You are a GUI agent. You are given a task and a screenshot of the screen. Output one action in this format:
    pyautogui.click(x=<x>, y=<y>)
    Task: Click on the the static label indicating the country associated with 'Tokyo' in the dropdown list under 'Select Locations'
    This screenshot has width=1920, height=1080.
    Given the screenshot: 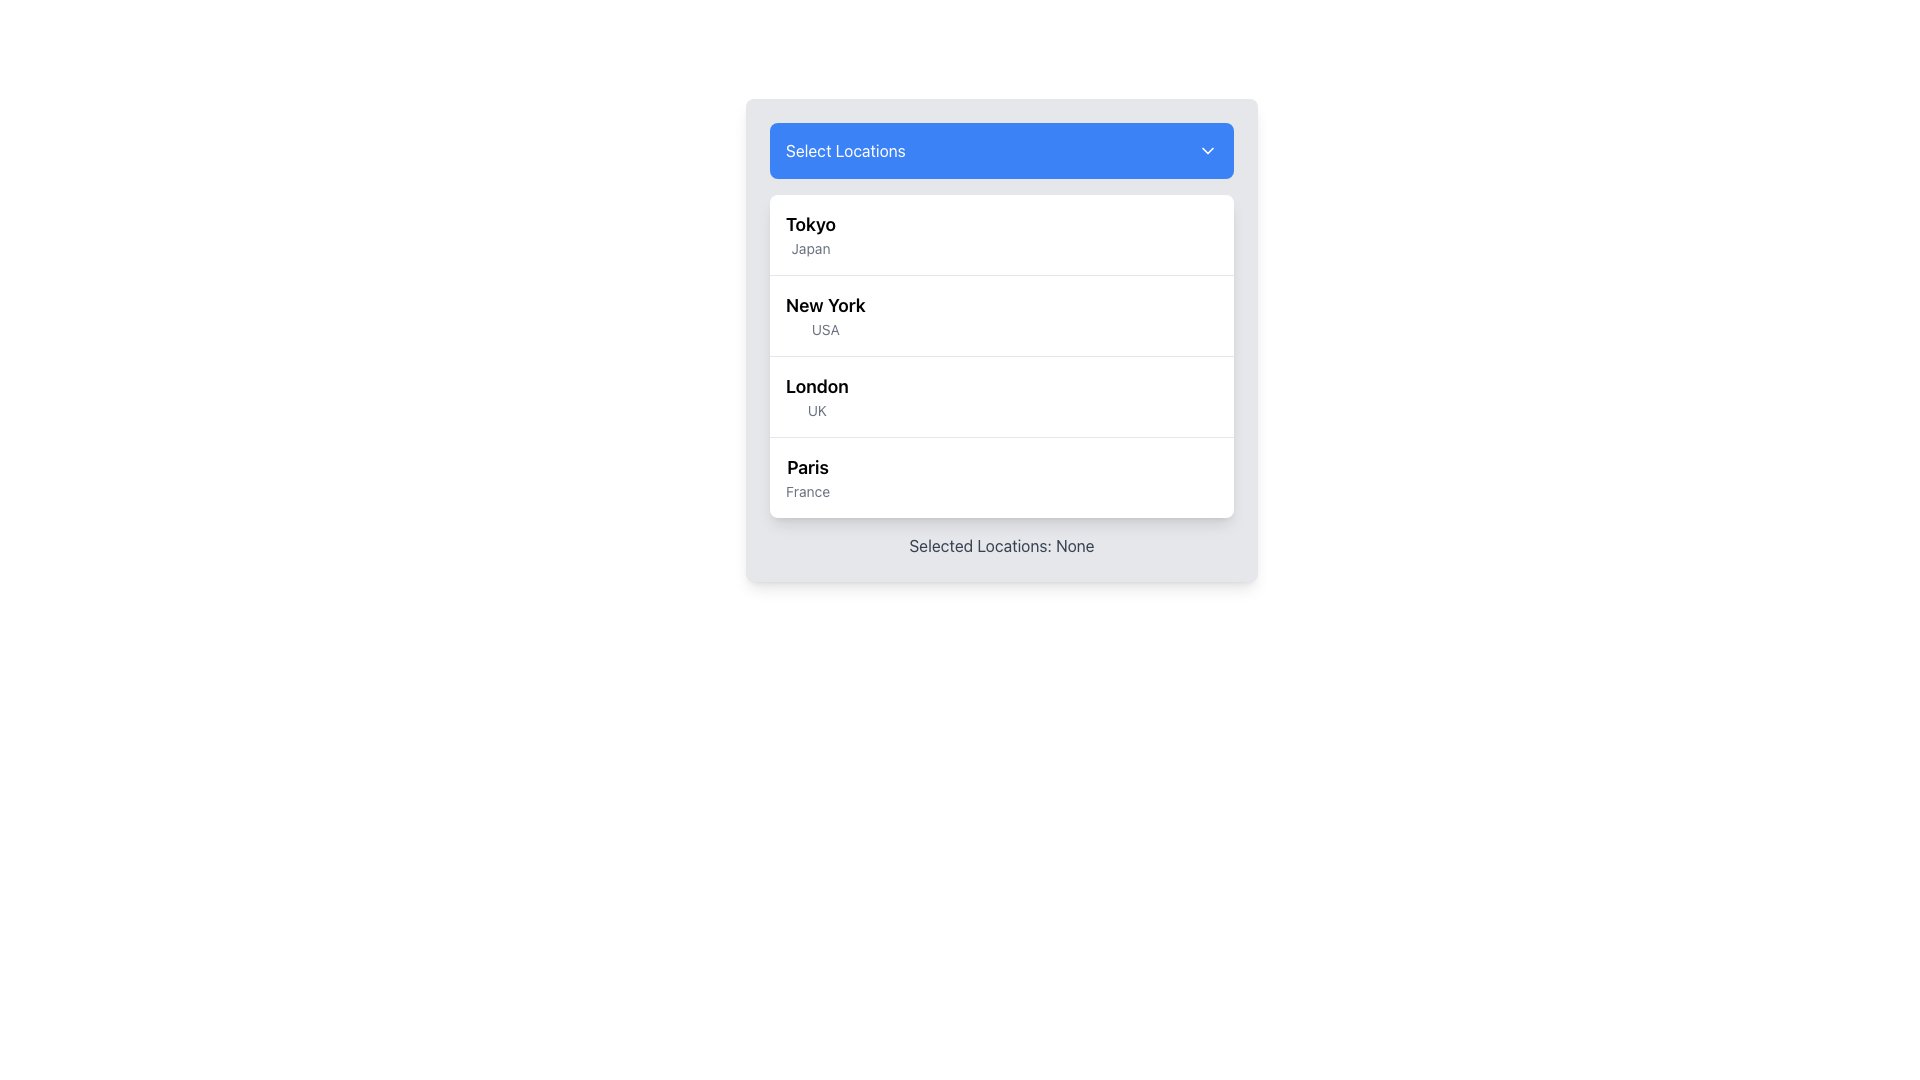 What is the action you would take?
    pyautogui.click(x=811, y=248)
    